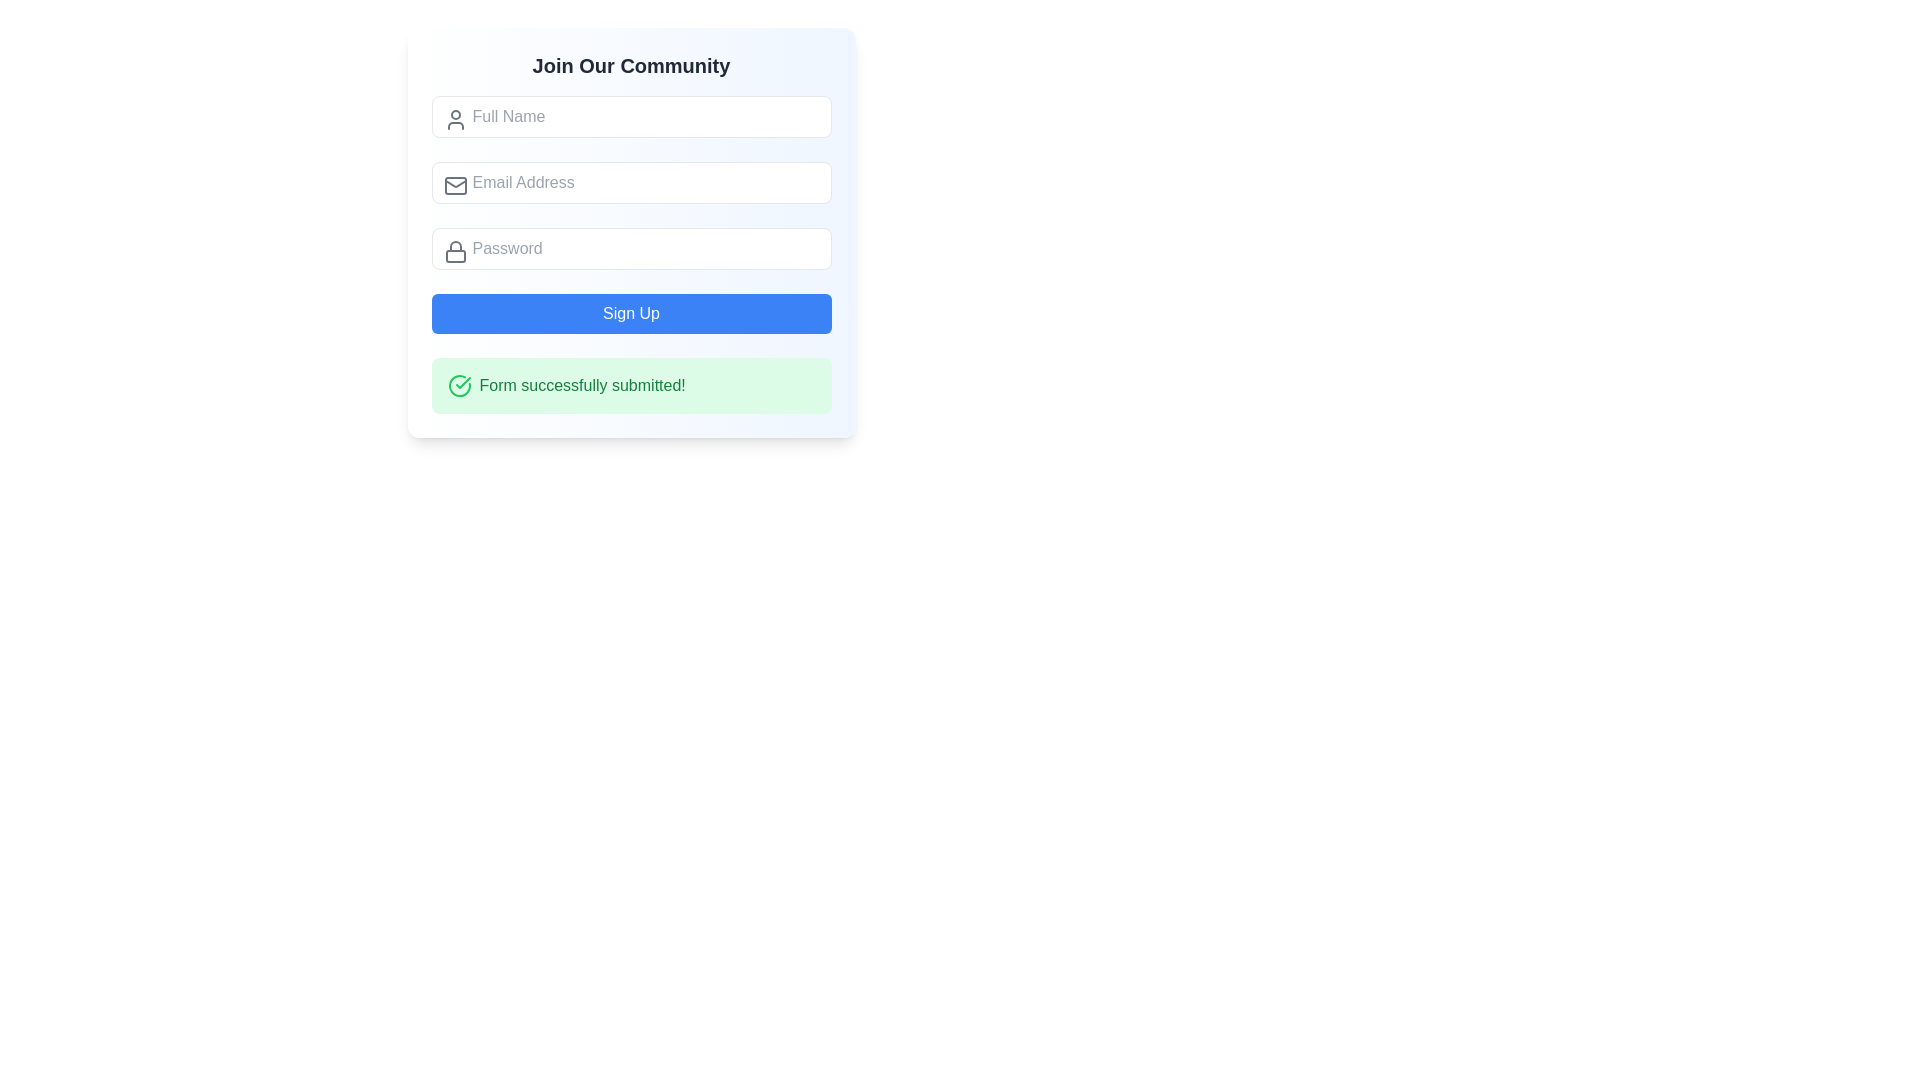 The height and width of the screenshot is (1080, 1920). What do you see at coordinates (630, 182) in the screenshot?
I see `the email input field, which is the second input in a form for user registration or login, located in the 'Join Our Community' section` at bounding box center [630, 182].